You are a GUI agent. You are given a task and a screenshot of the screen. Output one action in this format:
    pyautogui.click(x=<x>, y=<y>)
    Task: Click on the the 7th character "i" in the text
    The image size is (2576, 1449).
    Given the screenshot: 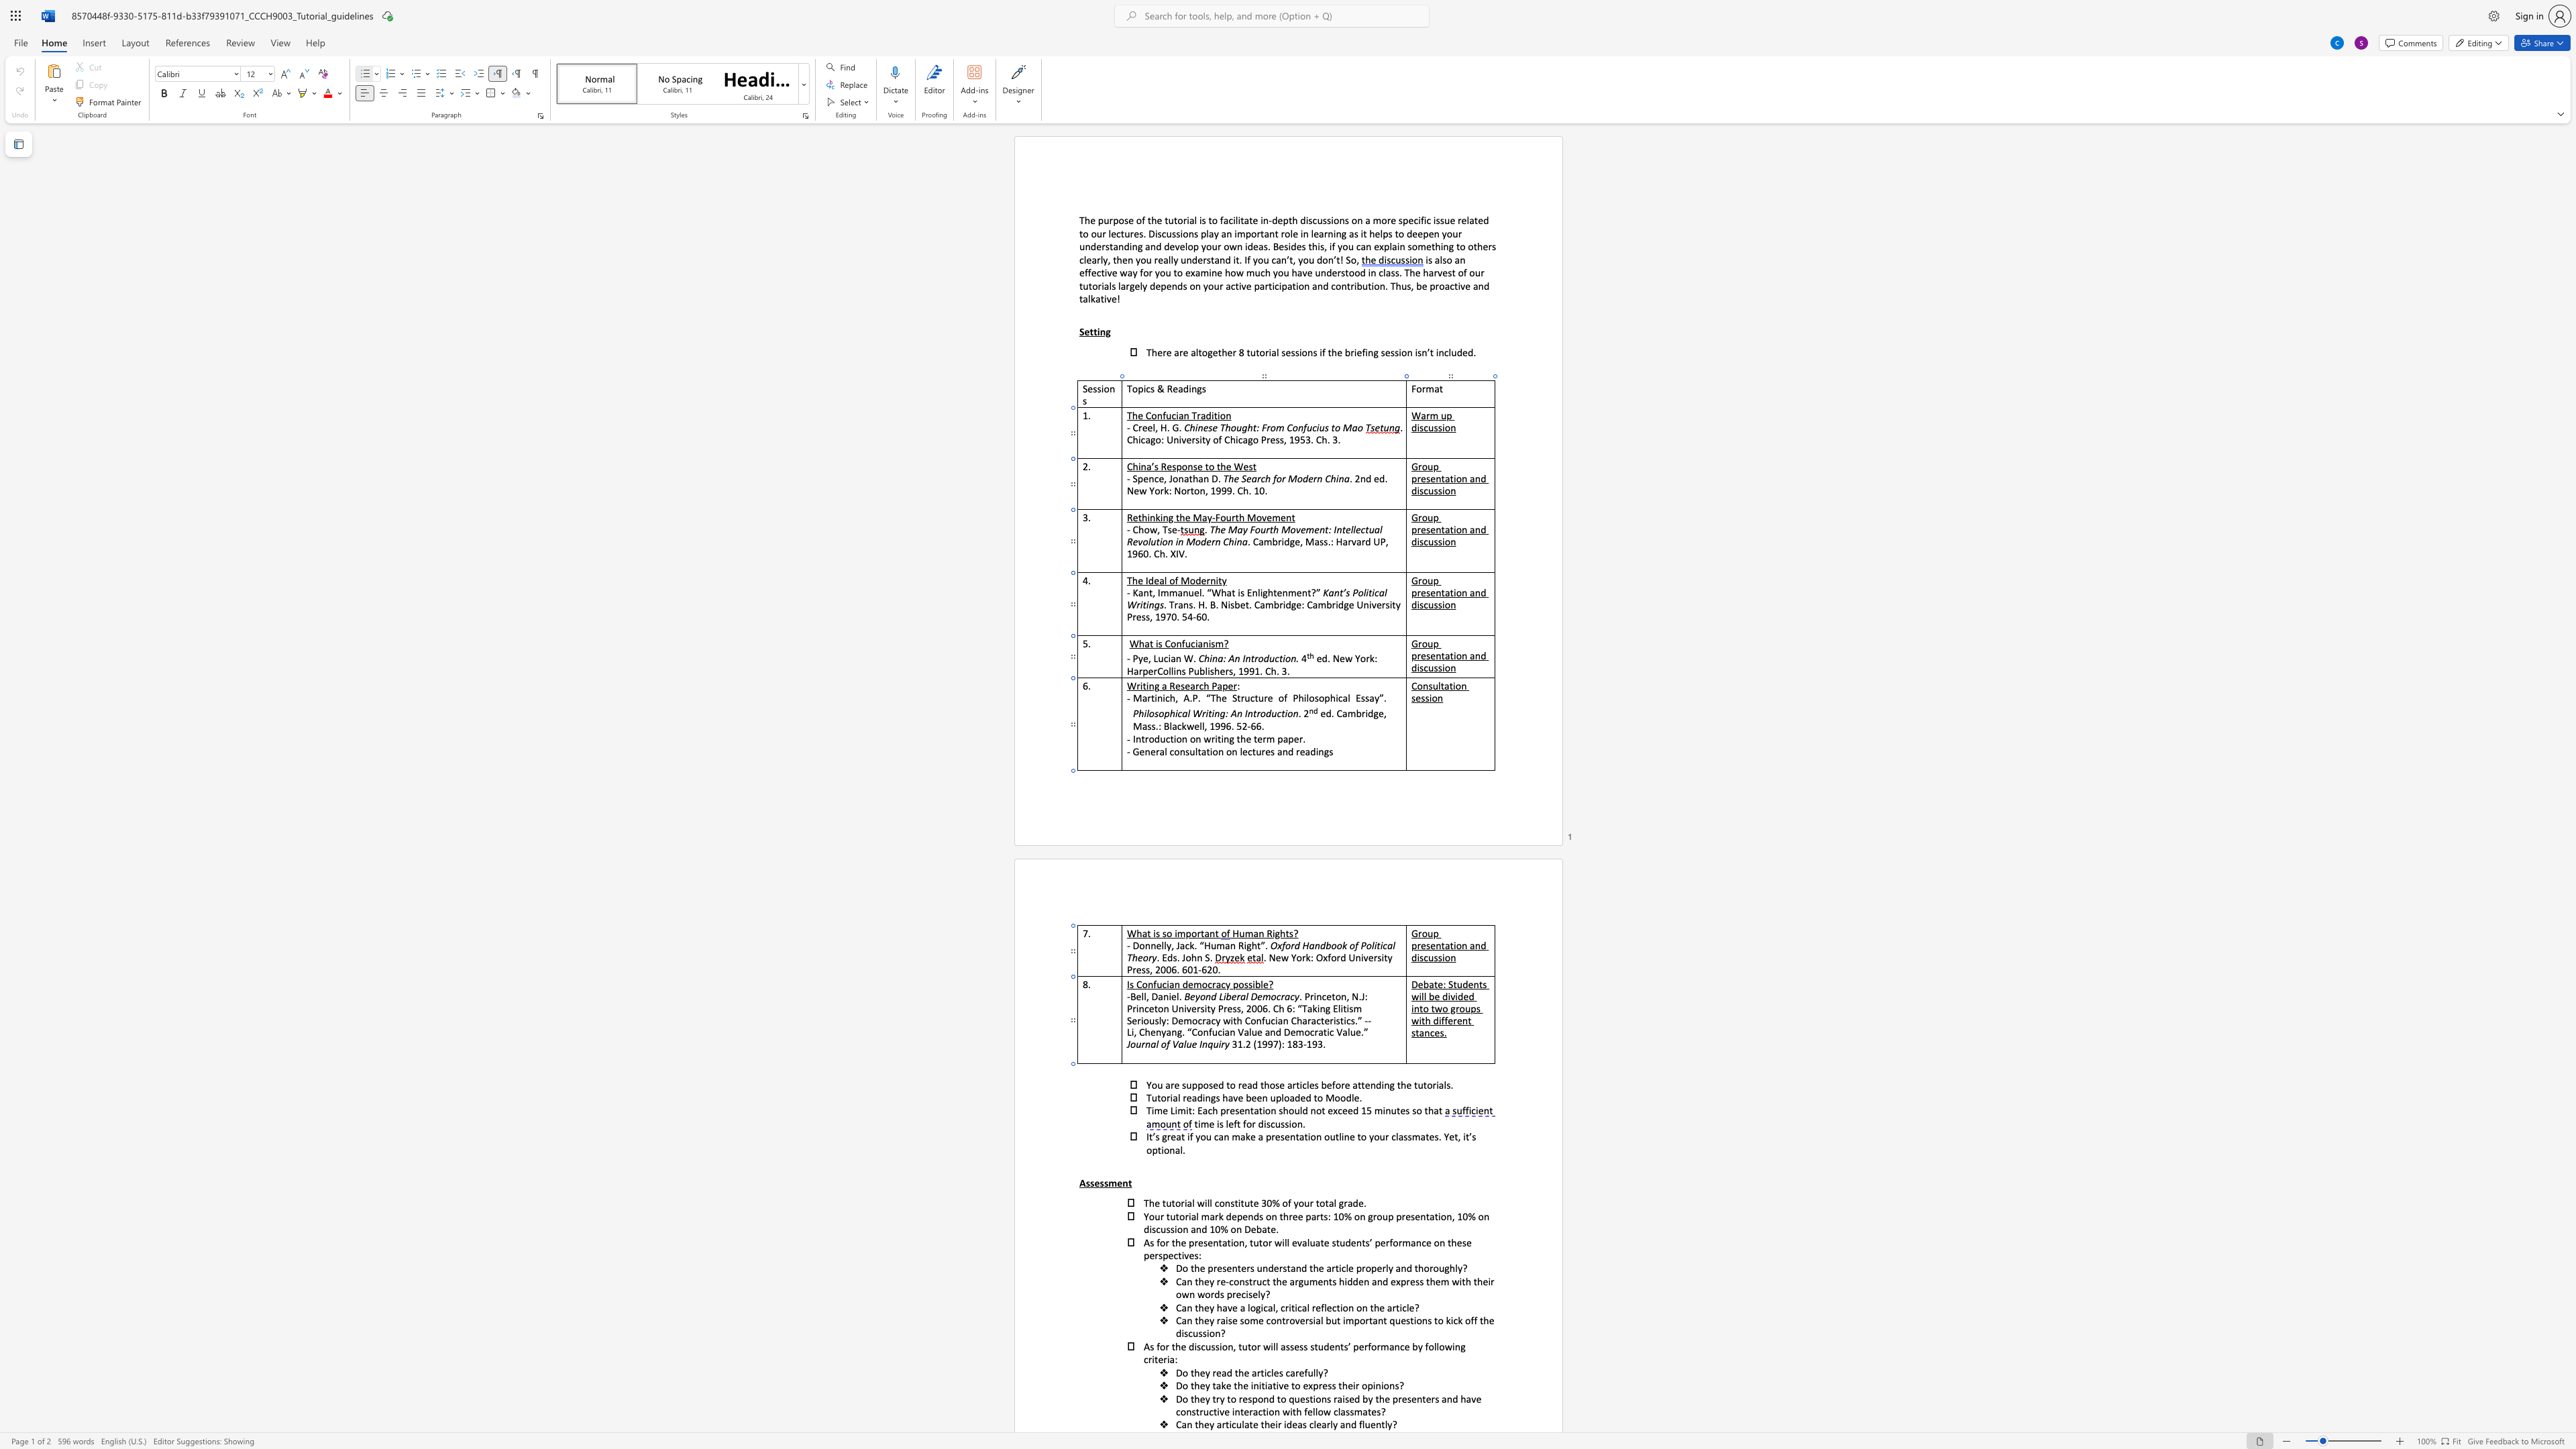 What is the action you would take?
    pyautogui.click(x=1207, y=1332)
    